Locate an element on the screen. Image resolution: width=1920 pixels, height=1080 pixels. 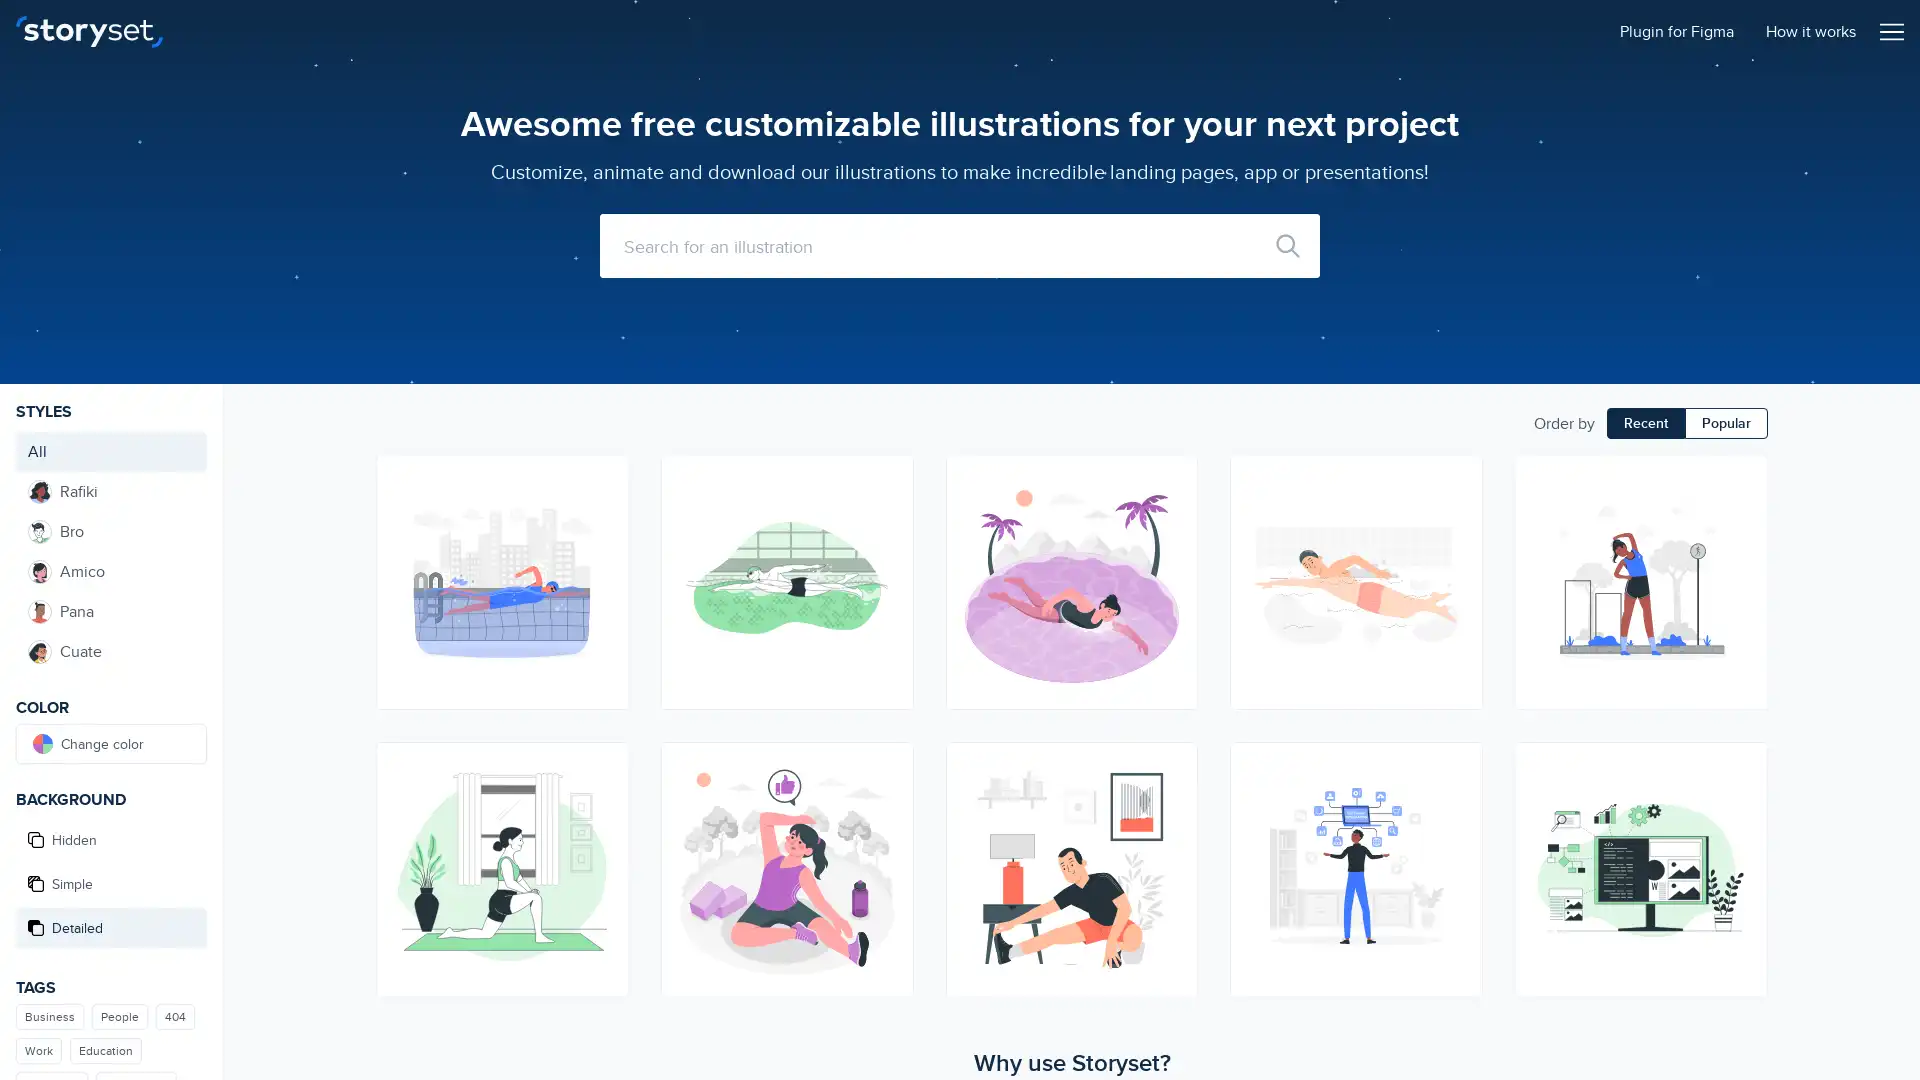
download icon Download is located at coordinates (887, 801).